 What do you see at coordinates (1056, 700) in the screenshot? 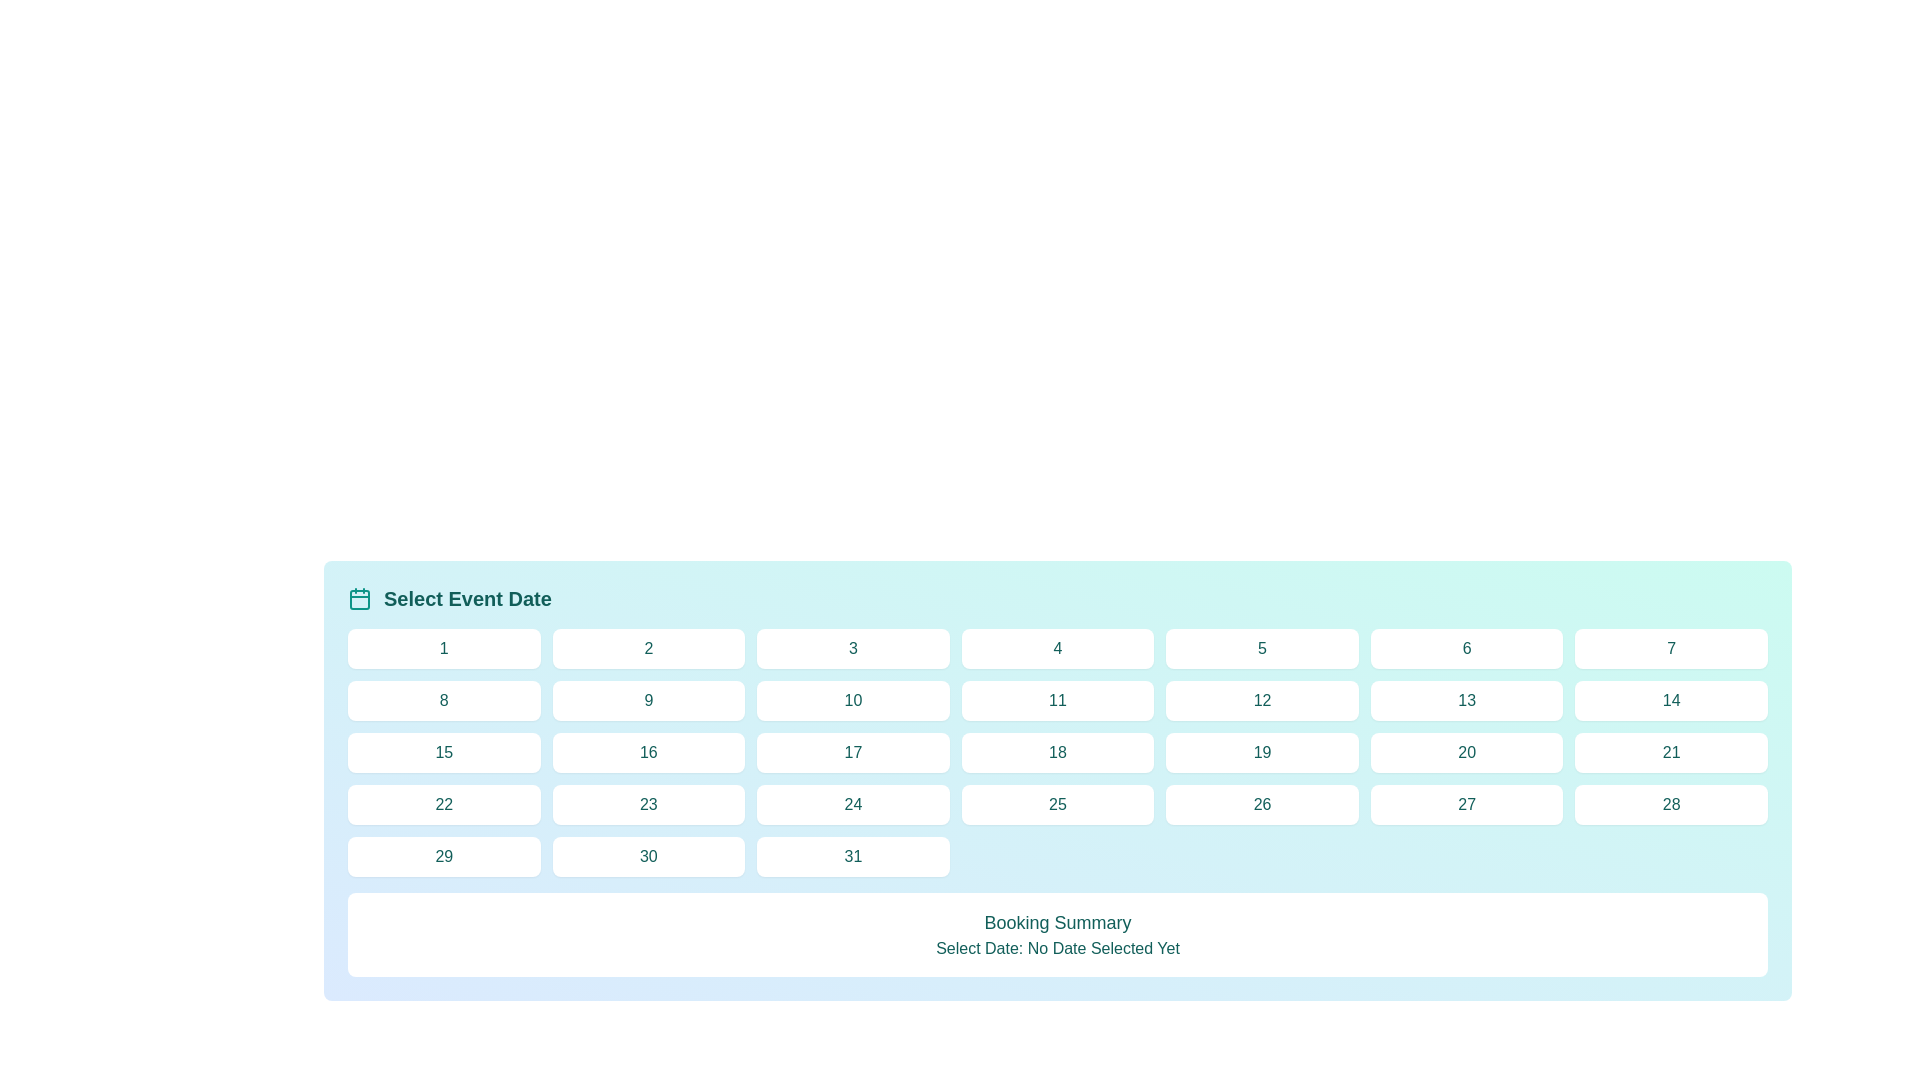
I see `the button that allows the user to select '11' as the date in the calendar, located in the second row and fourth column of the grid layout under the 'Select Event Date' header` at bounding box center [1056, 700].